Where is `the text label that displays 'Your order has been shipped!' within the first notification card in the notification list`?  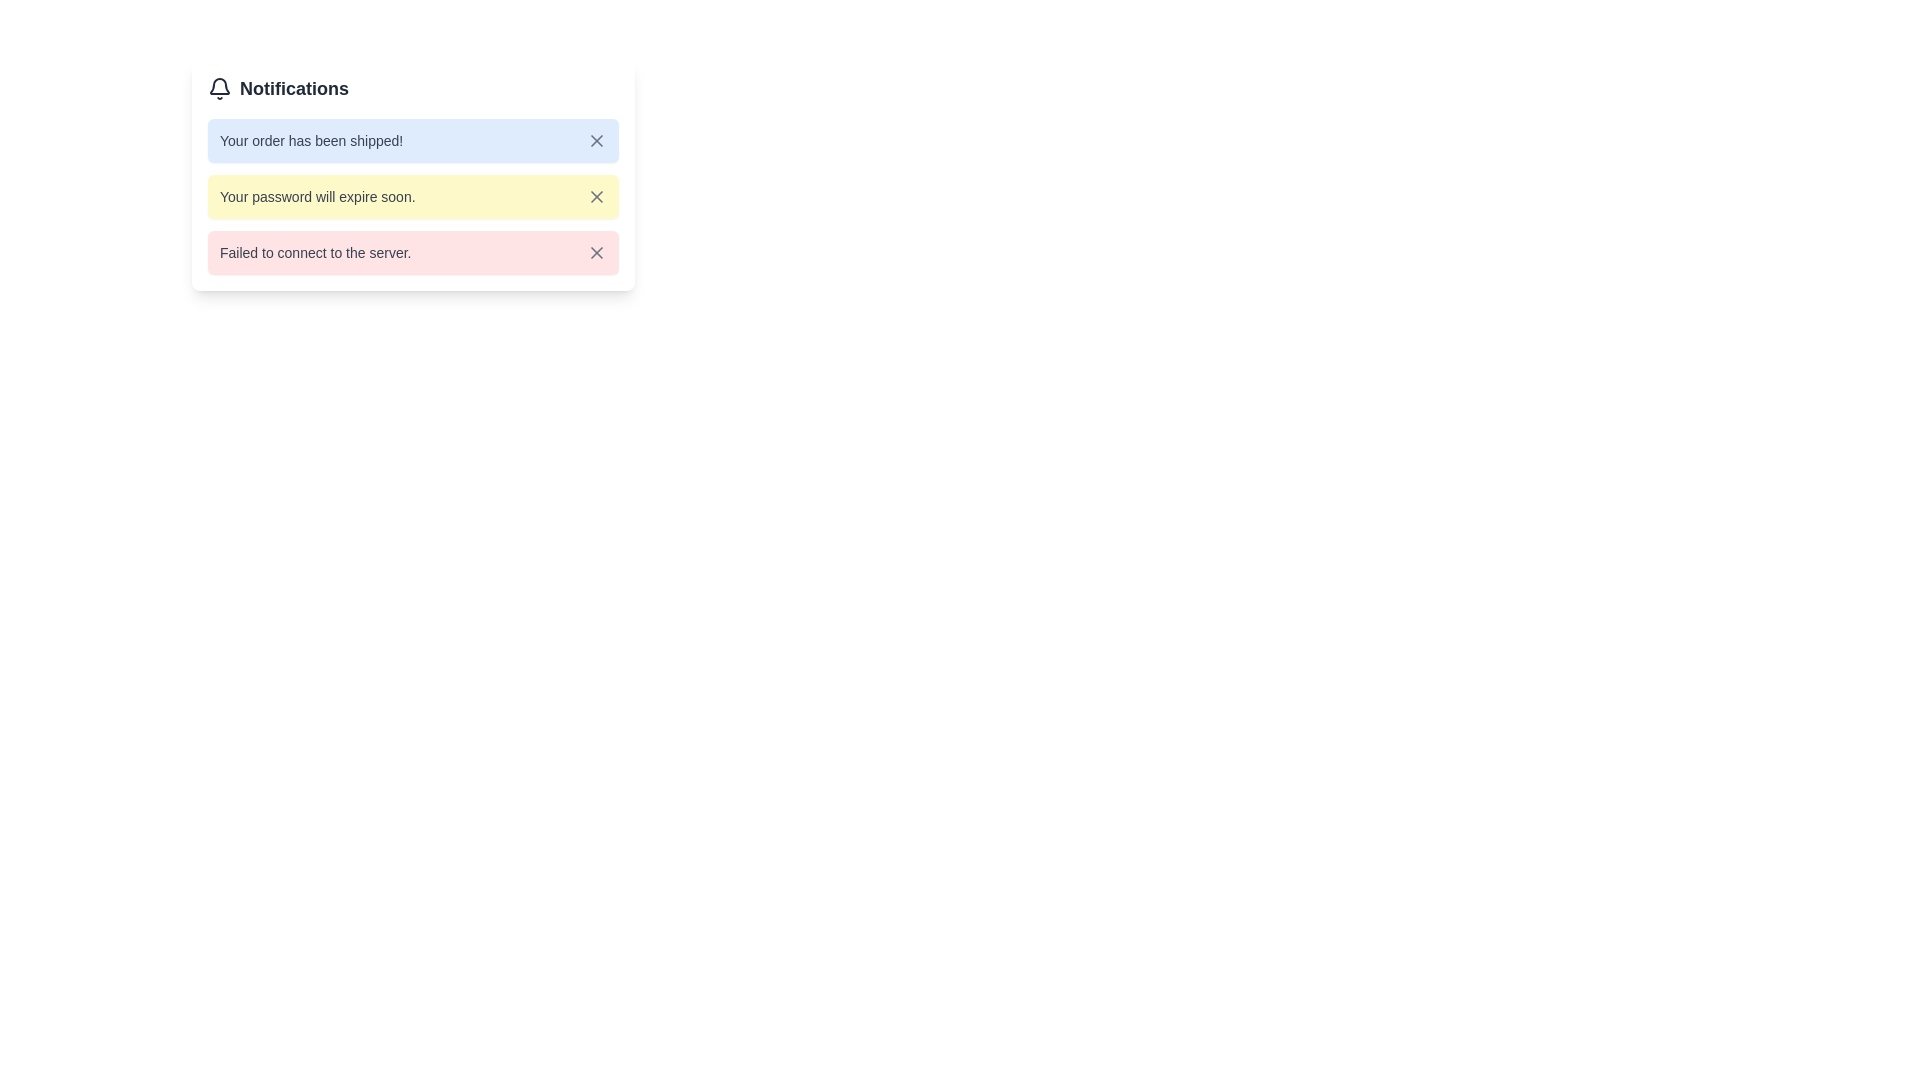
the text label that displays 'Your order has been shipped!' within the first notification card in the notification list is located at coordinates (310, 140).